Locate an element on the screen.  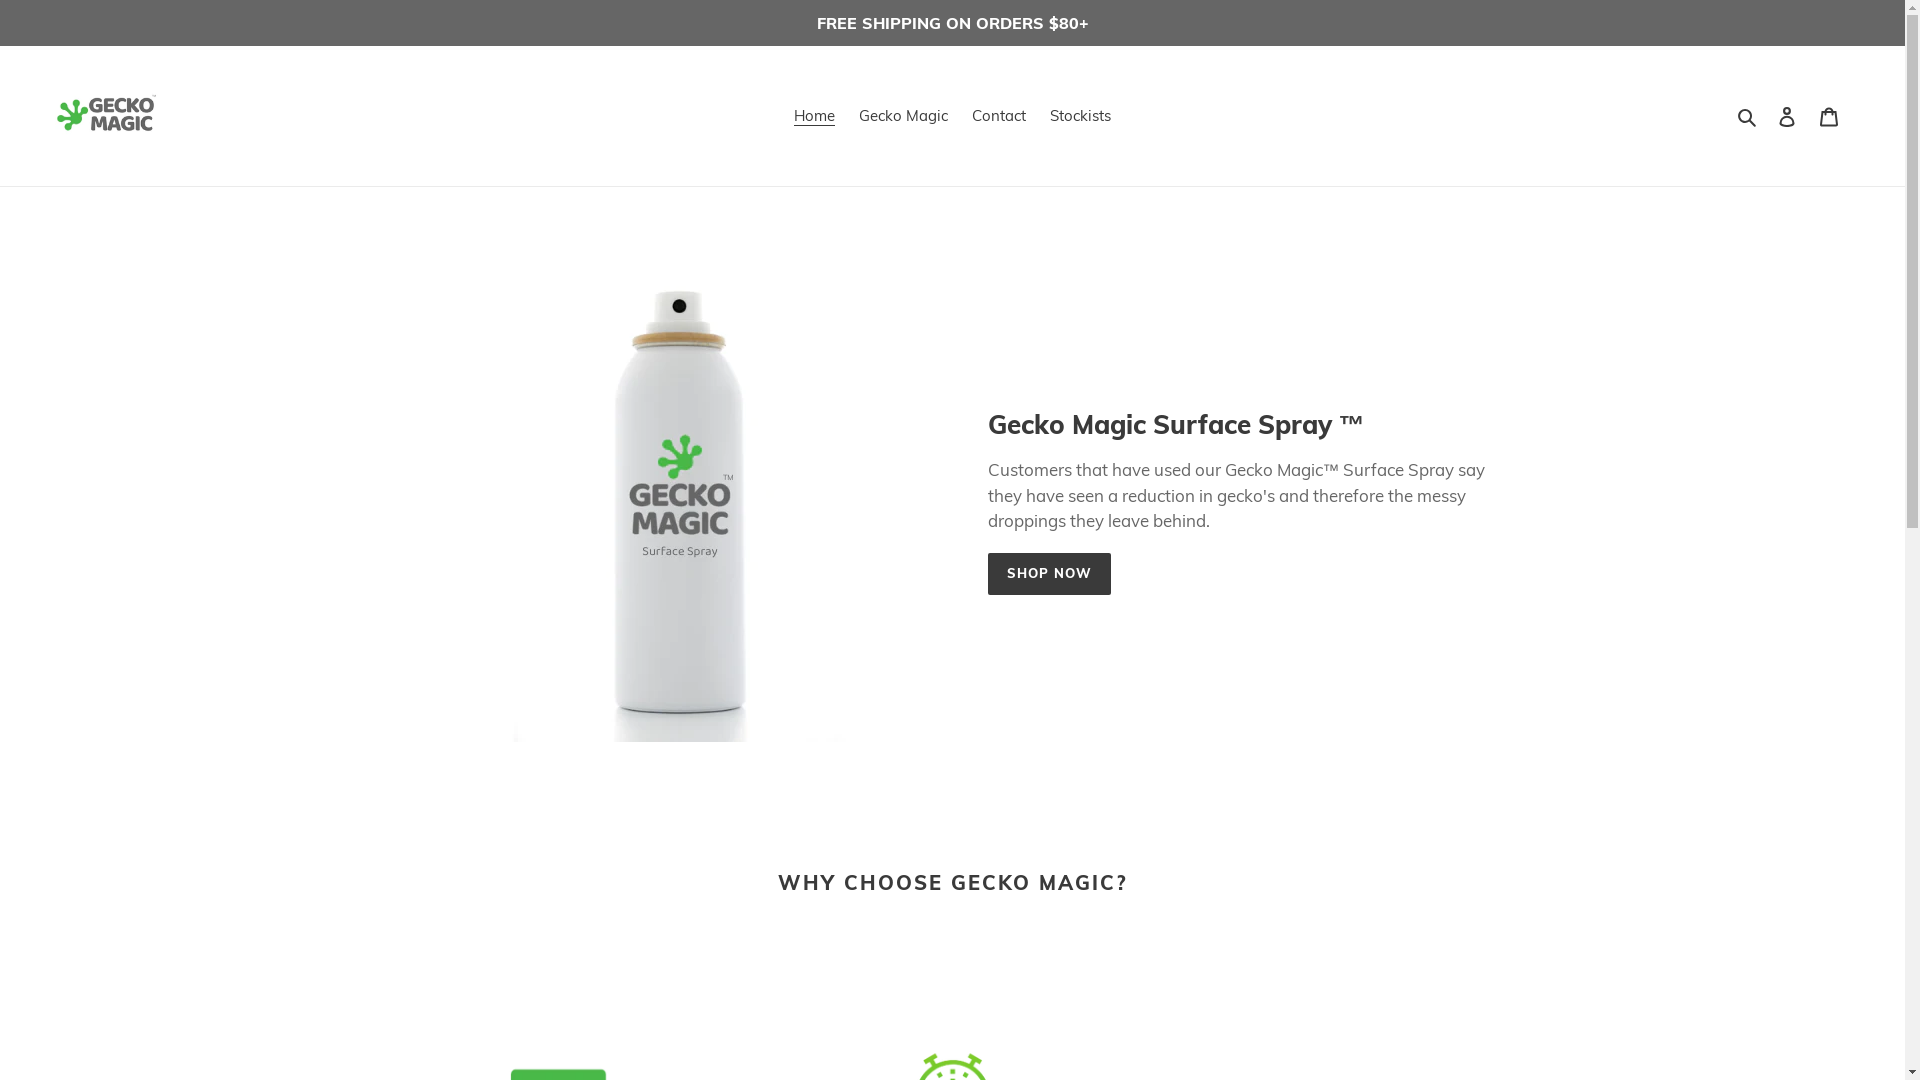
'Stockists' is located at coordinates (1079, 116).